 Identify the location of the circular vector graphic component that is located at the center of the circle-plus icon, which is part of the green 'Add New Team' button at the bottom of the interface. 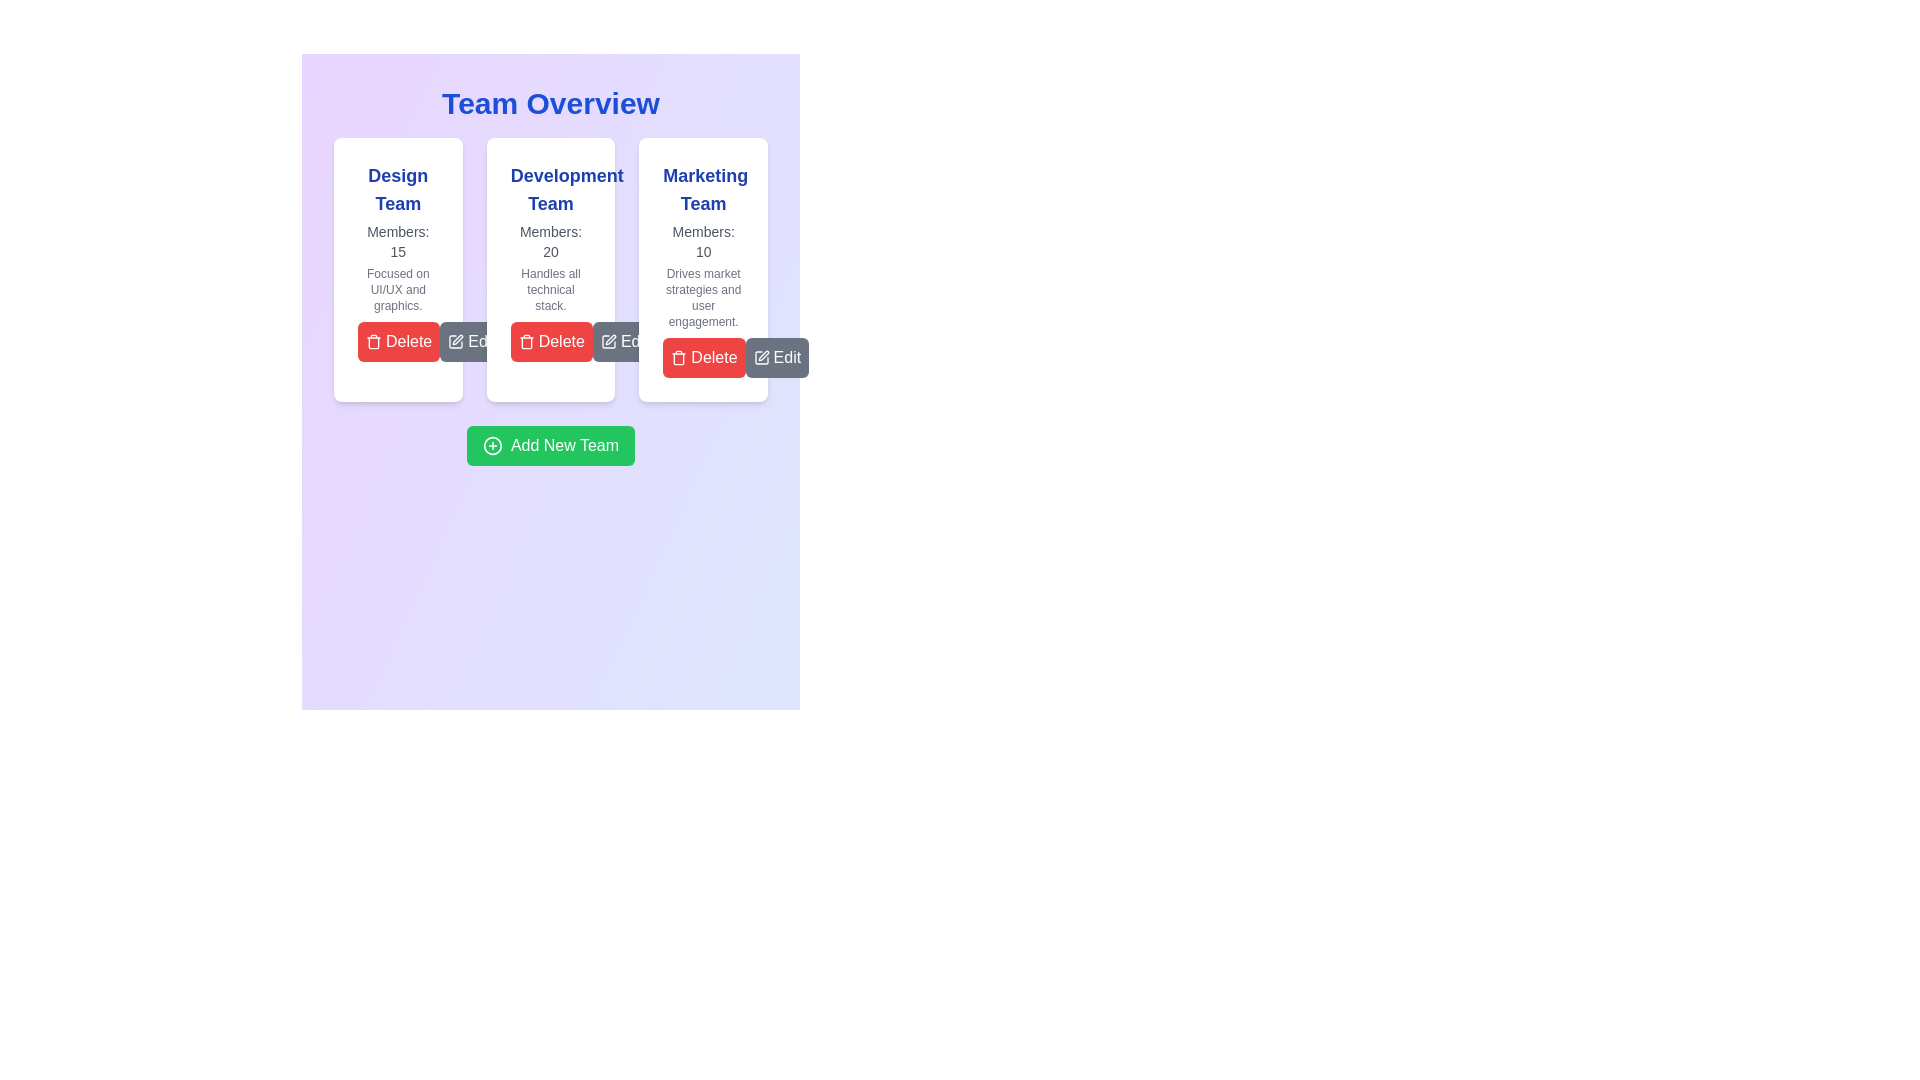
(492, 445).